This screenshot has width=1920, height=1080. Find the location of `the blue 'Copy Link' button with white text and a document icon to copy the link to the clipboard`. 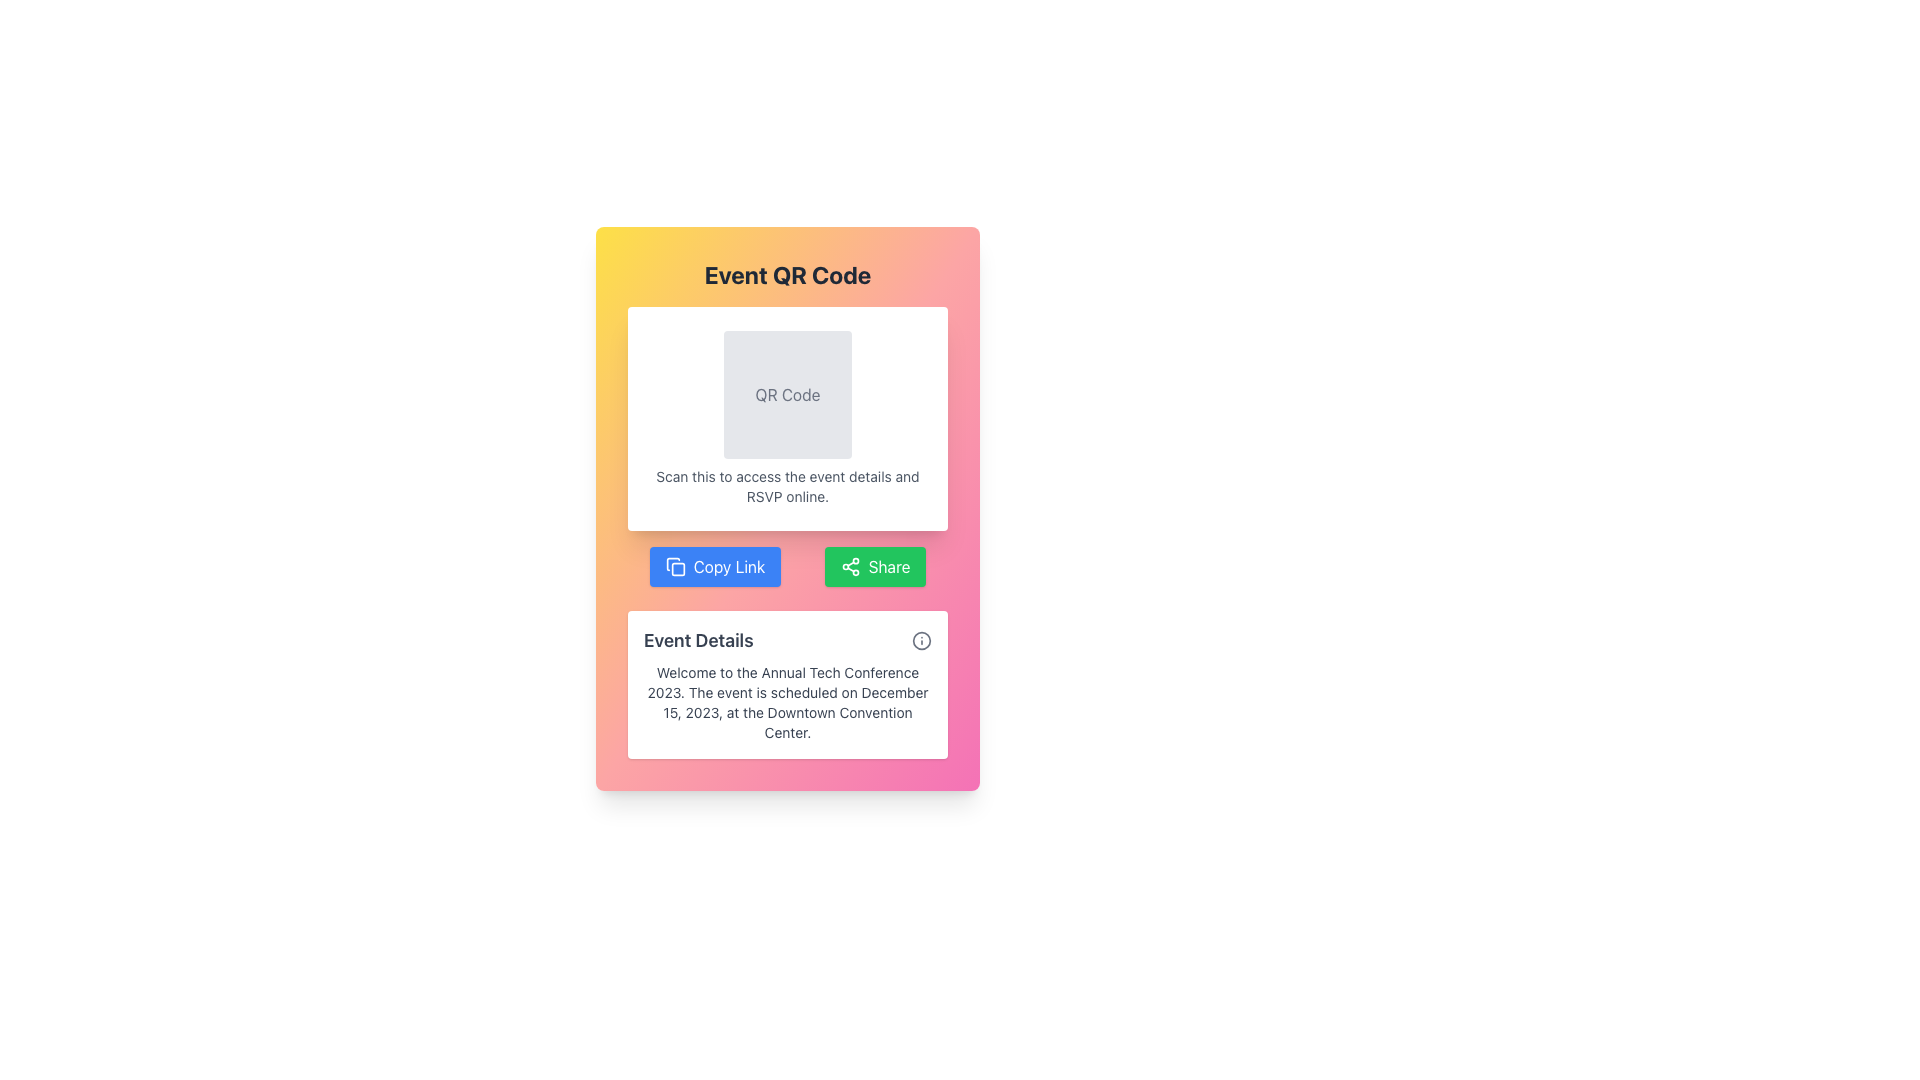

the blue 'Copy Link' button with white text and a document icon to copy the link to the clipboard is located at coordinates (715, 567).